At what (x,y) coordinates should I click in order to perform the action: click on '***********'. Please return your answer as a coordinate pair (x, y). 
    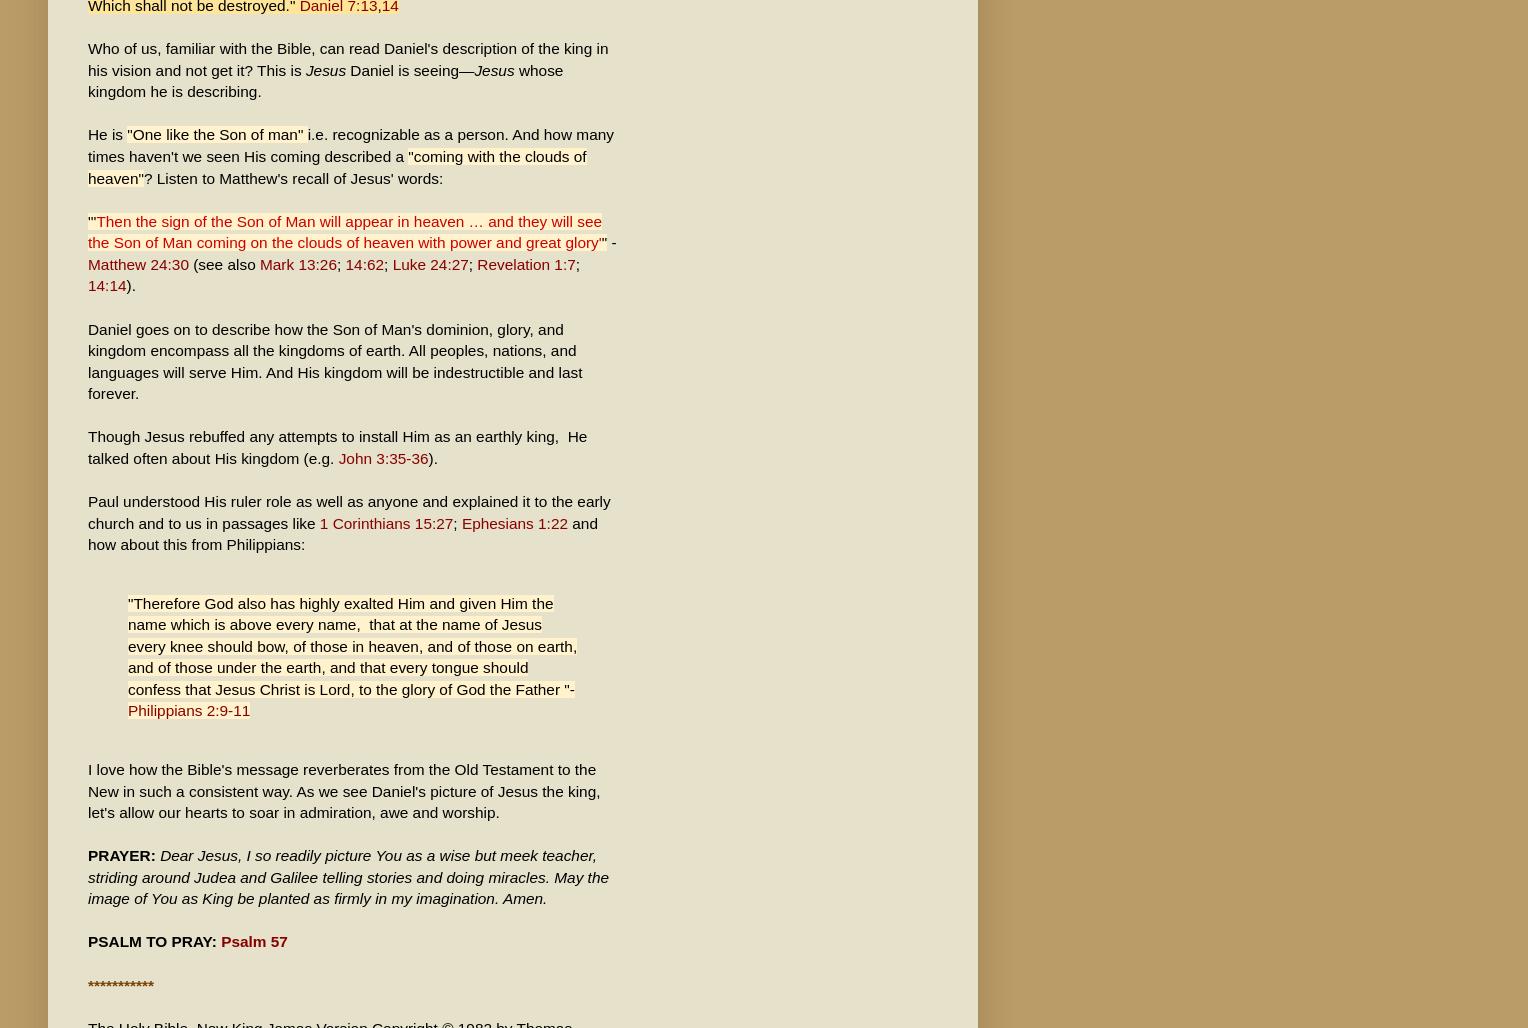
    Looking at the image, I should click on (119, 983).